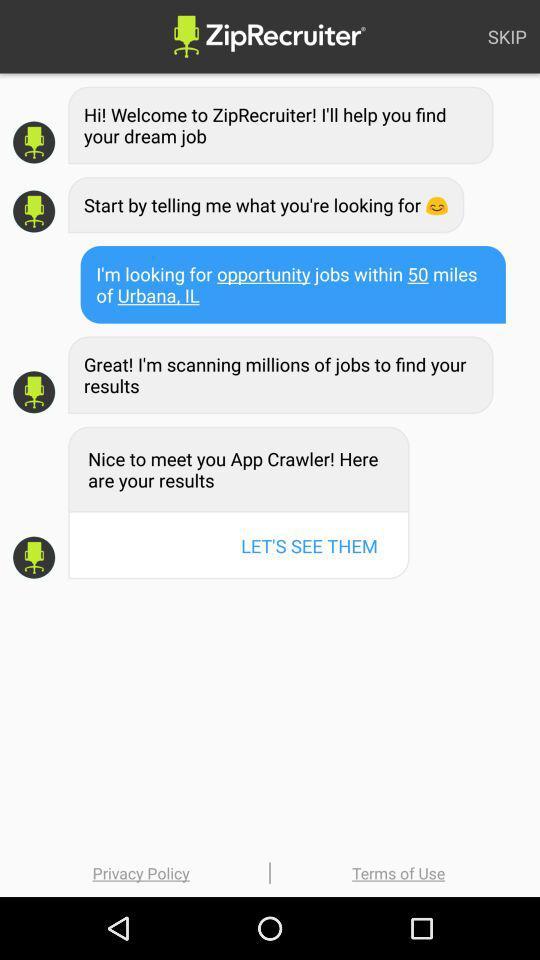  Describe the element at coordinates (140, 872) in the screenshot. I see `privacy policy item` at that location.